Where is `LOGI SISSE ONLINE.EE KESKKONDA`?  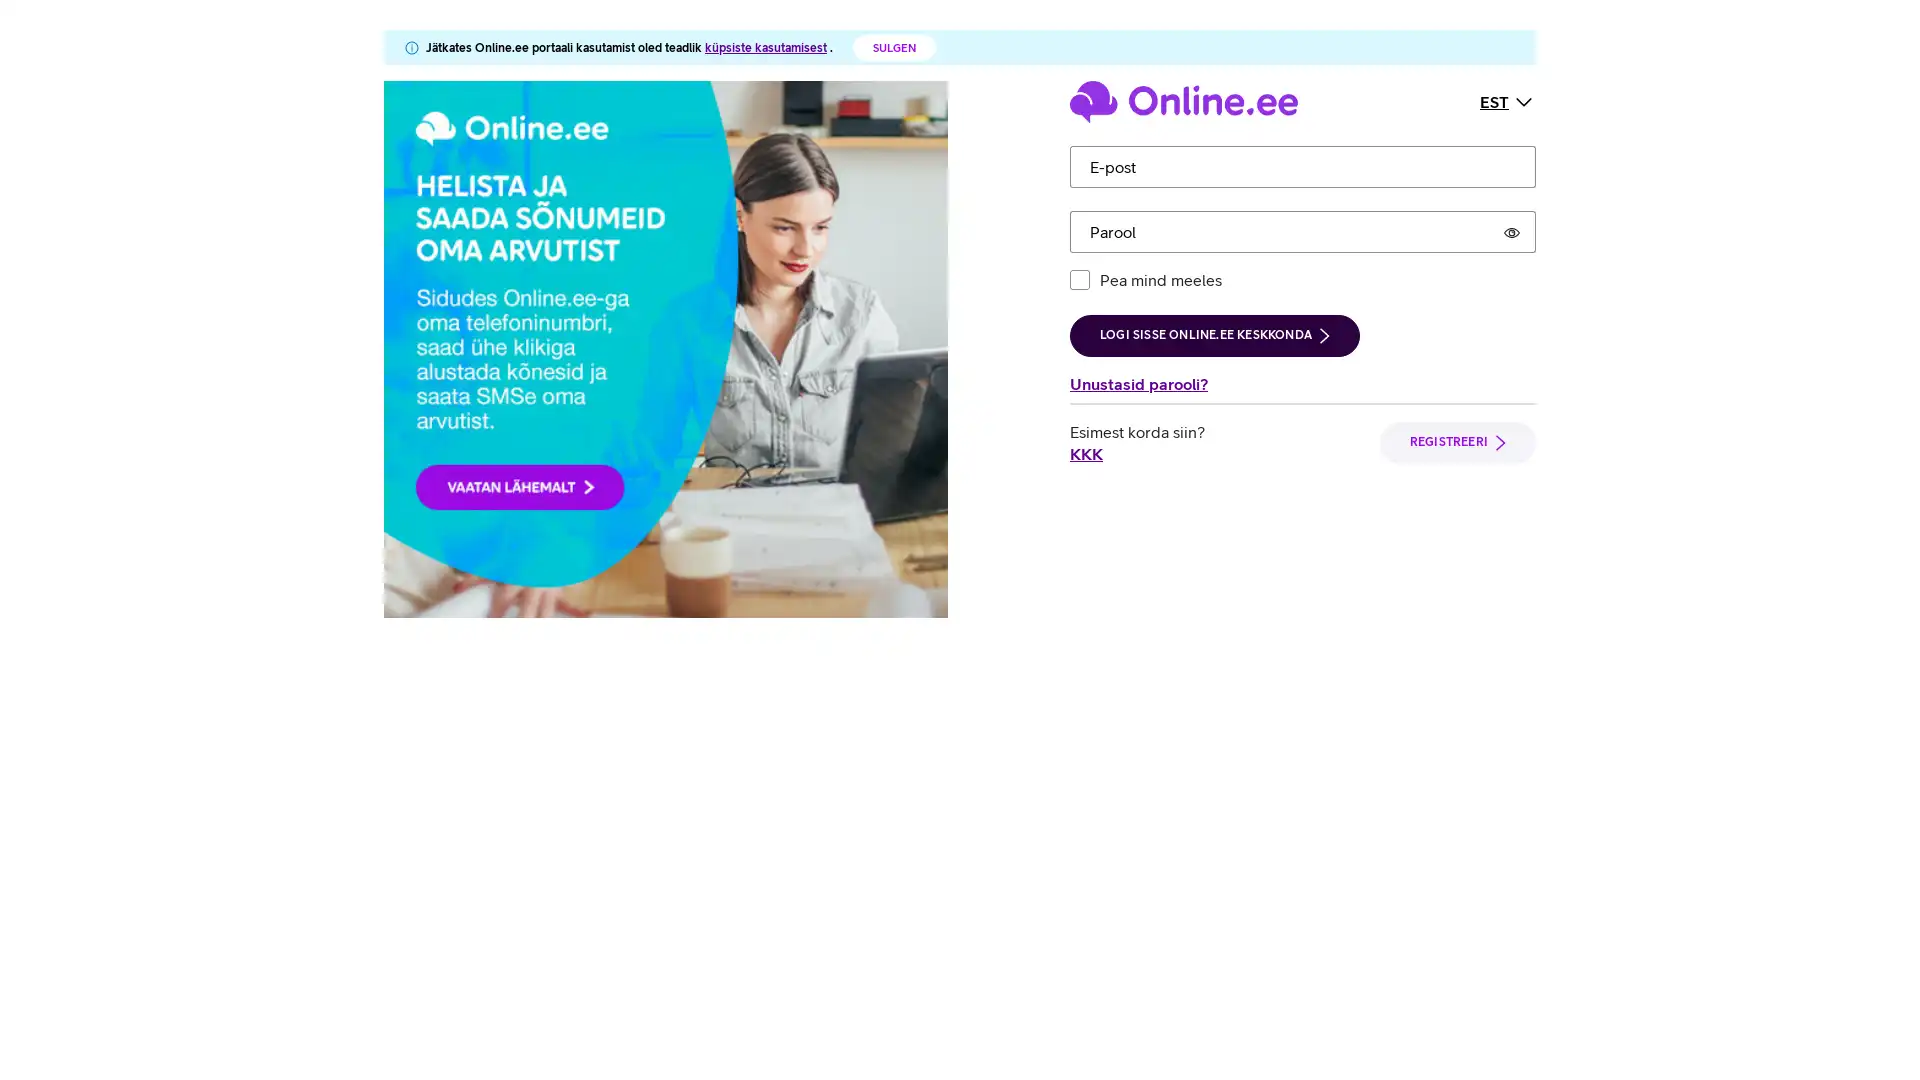
LOGI SISSE ONLINE.EE KESKKONDA is located at coordinates (1213, 334).